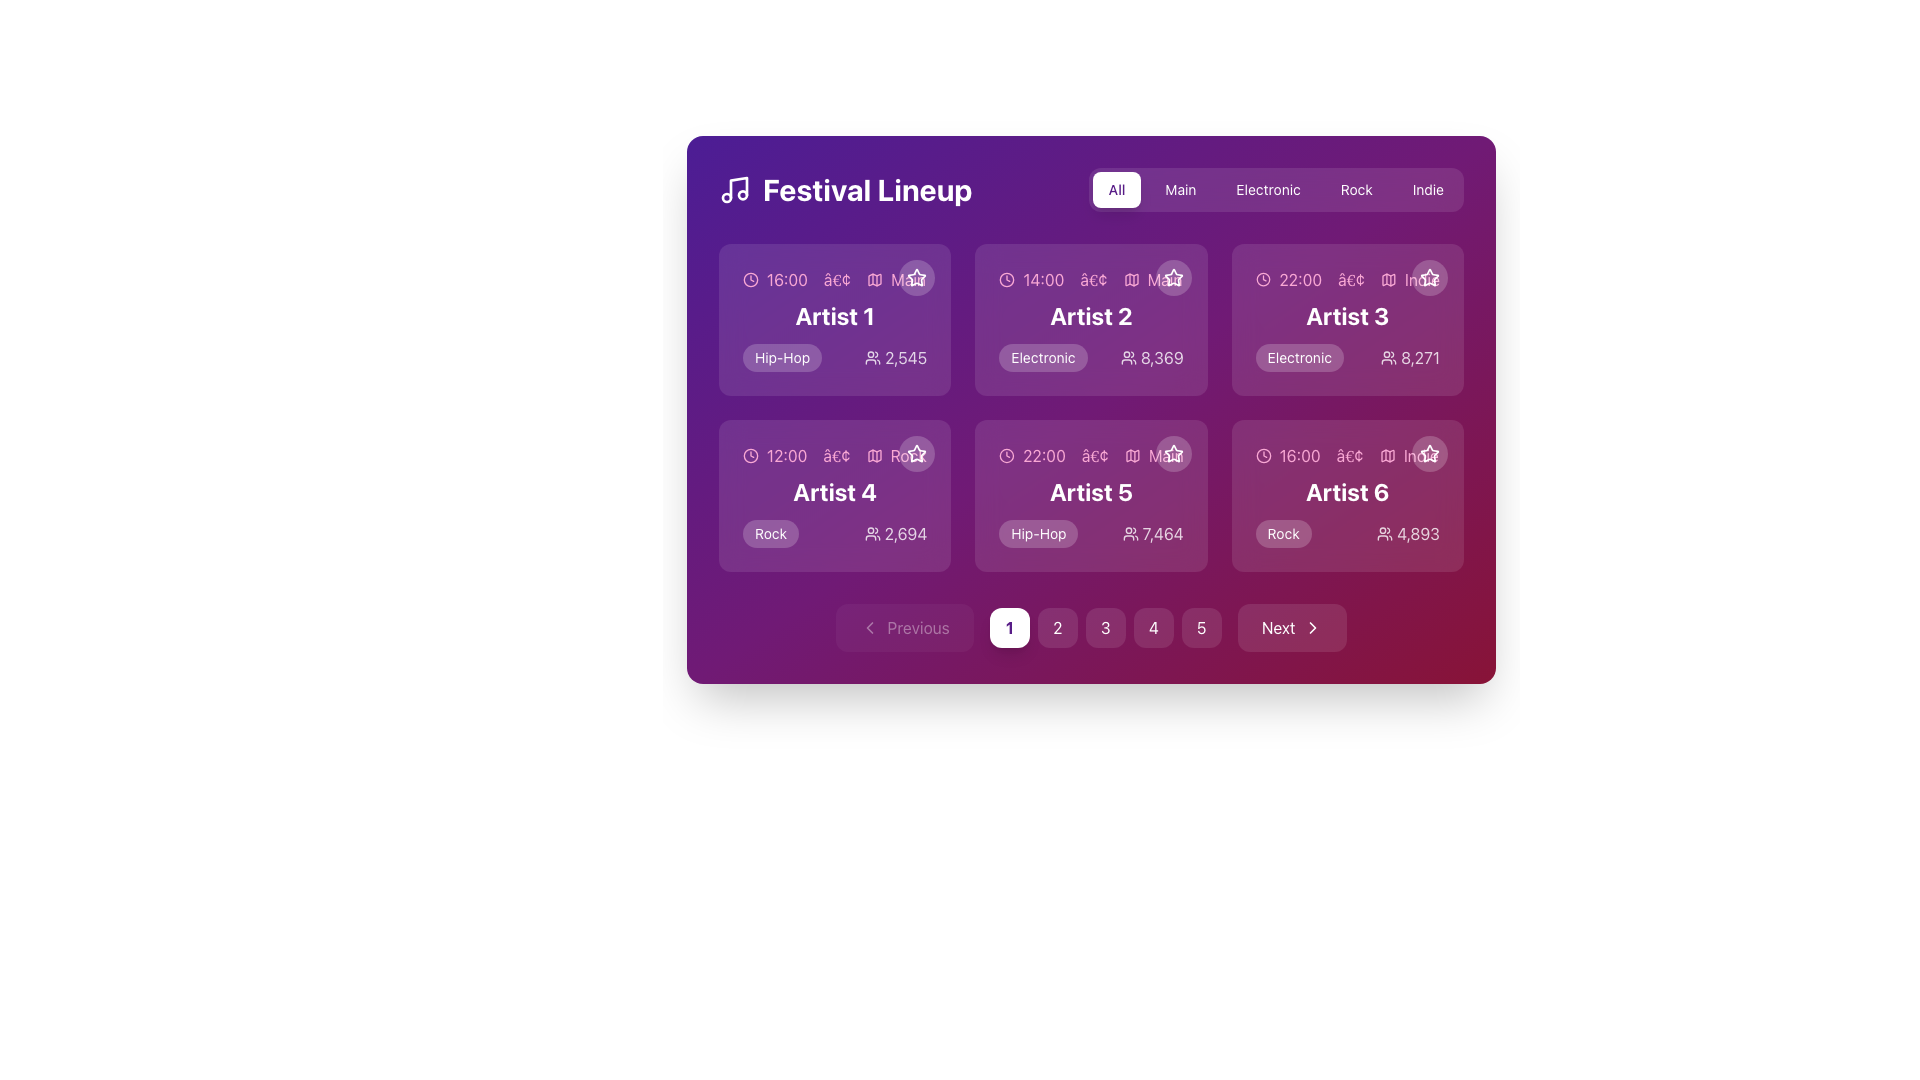 Image resolution: width=1920 pixels, height=1080 pixels. I want to click on the text delimiter element that visually separates the time '22:00' and the genre label 'indie' in the artist card structure, so click(1351, 280).